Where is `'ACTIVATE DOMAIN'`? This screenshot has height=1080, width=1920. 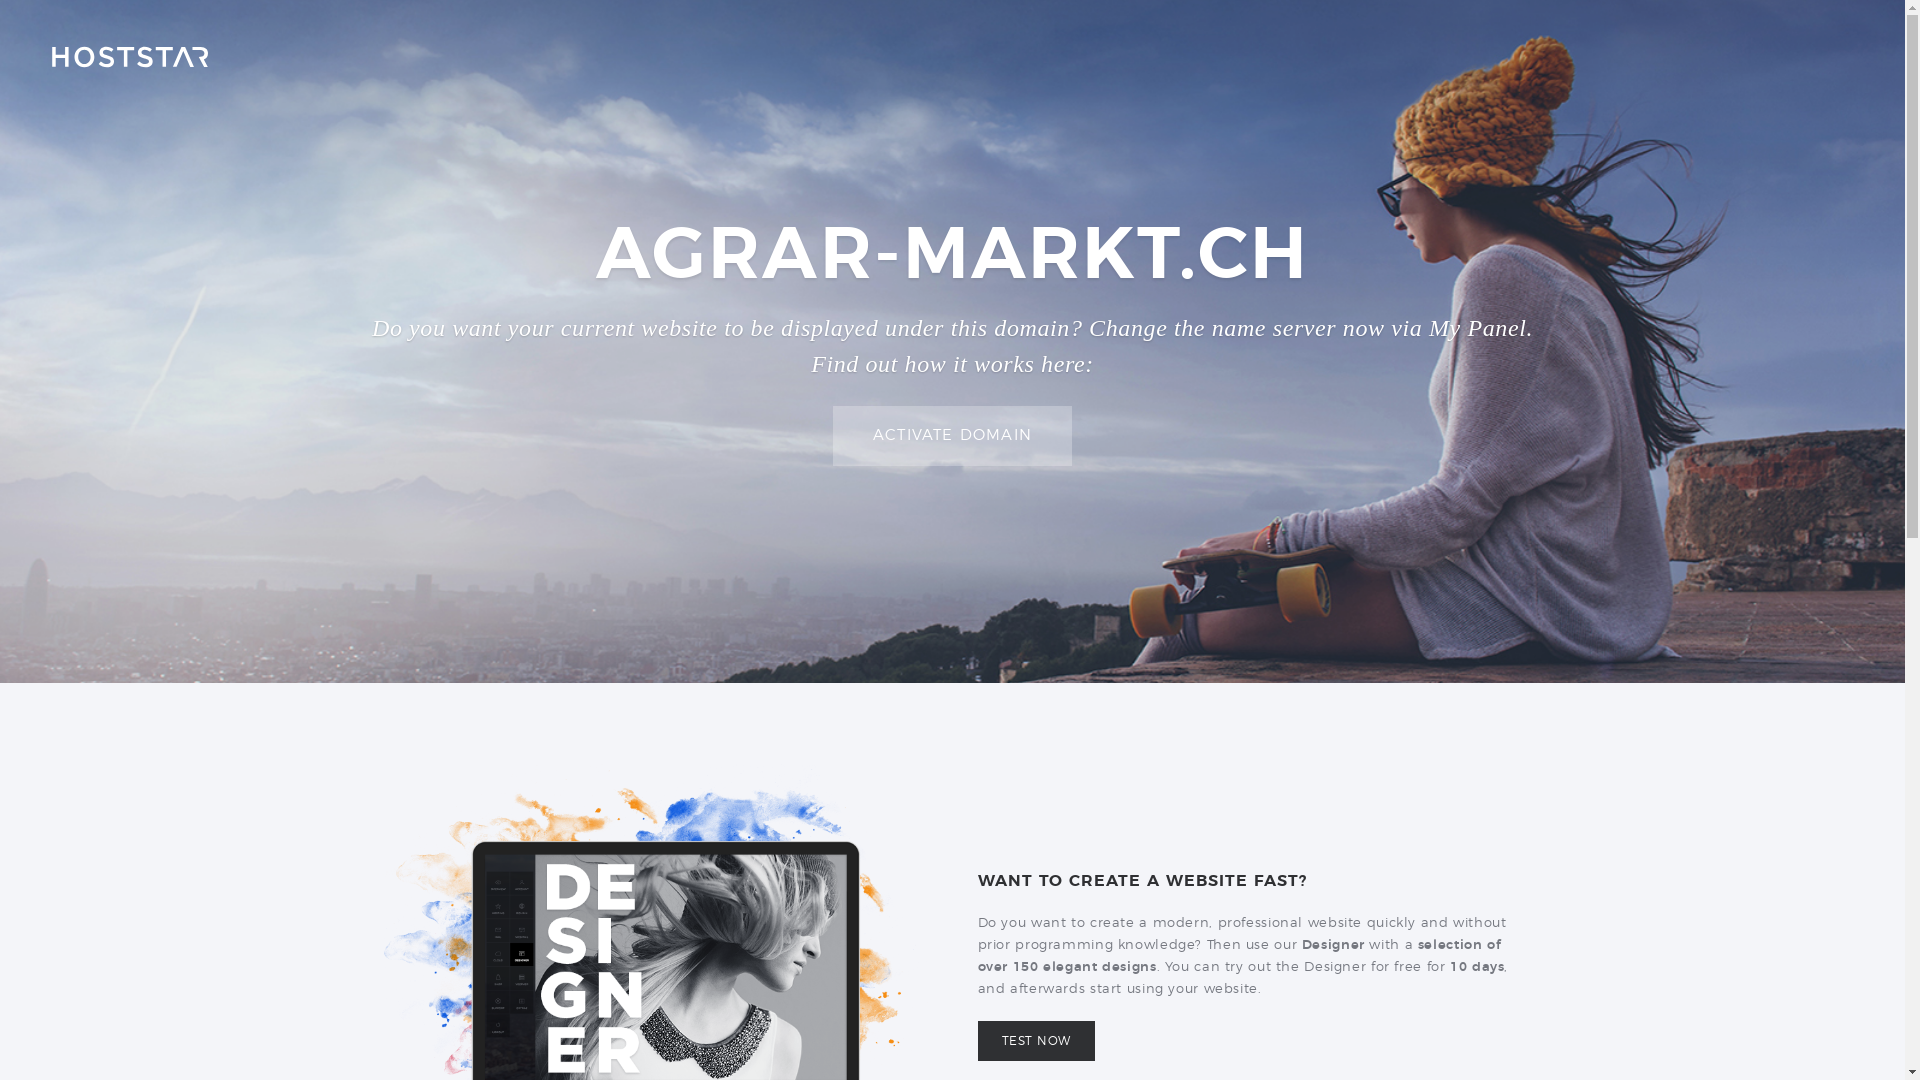
'ACTIVATE DOMAIN' is located at coordinates (951, 435).